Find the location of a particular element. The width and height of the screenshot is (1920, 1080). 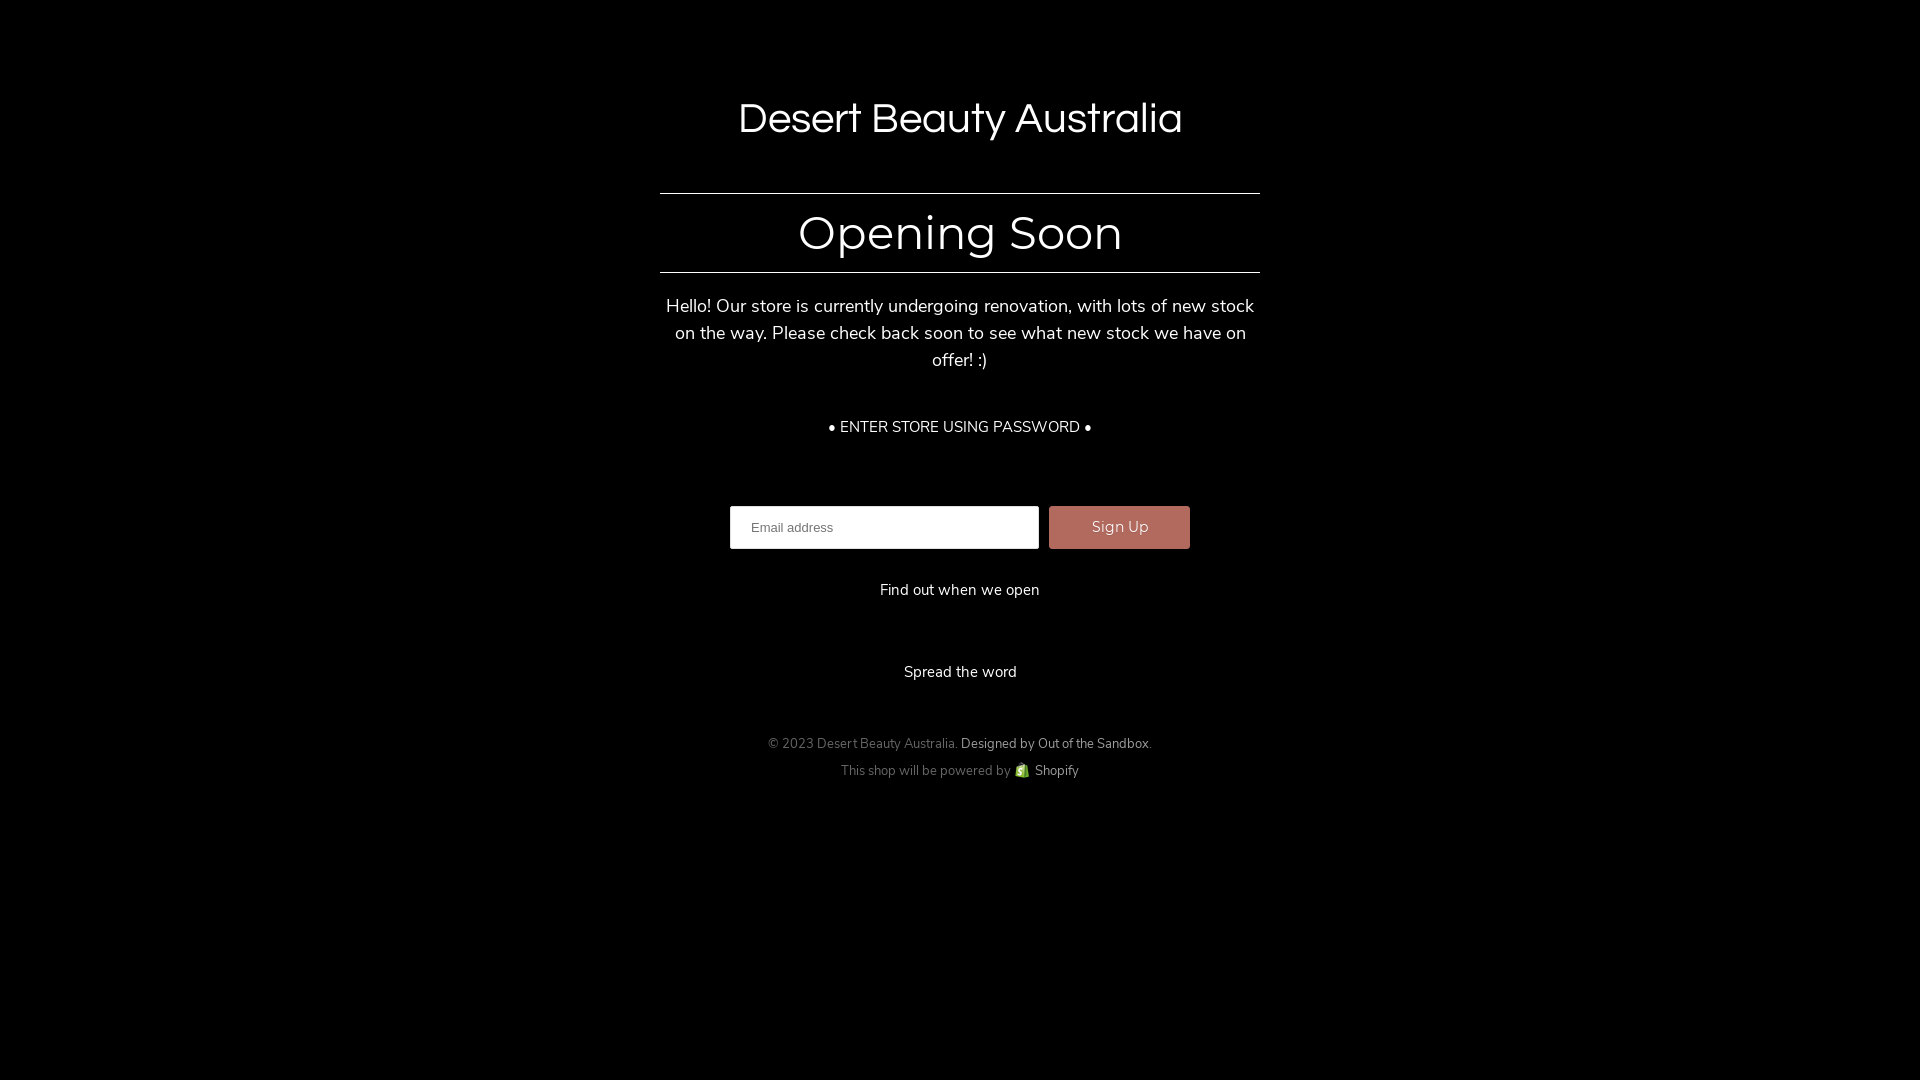

'Enter' is located at coordinates (960, 558).